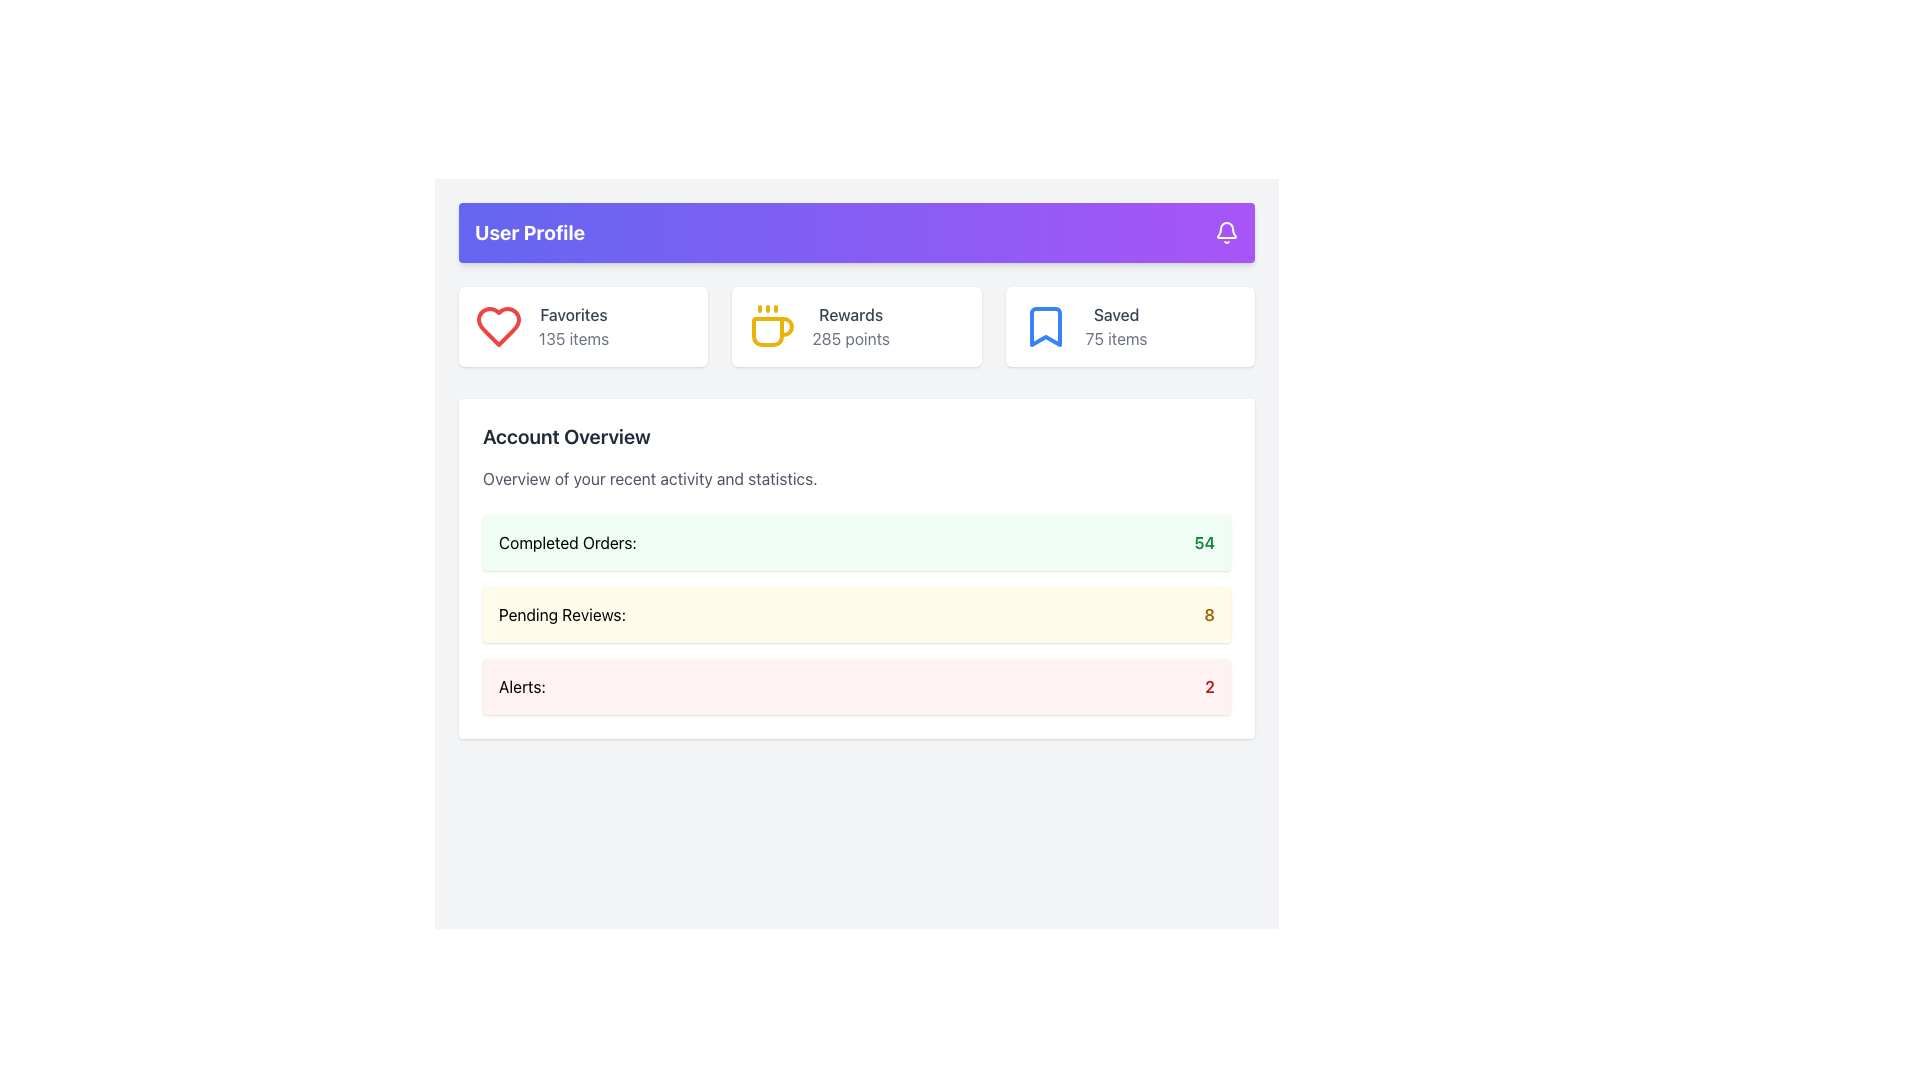 This screenshot has height=1080, width=1920. Describe the element at coordinates (1115, 315) in the screenshot. I see `the 'Saved' static text label indicating saved items, which is positioned above the '75 items' label in the 'Saved' section` at that location.